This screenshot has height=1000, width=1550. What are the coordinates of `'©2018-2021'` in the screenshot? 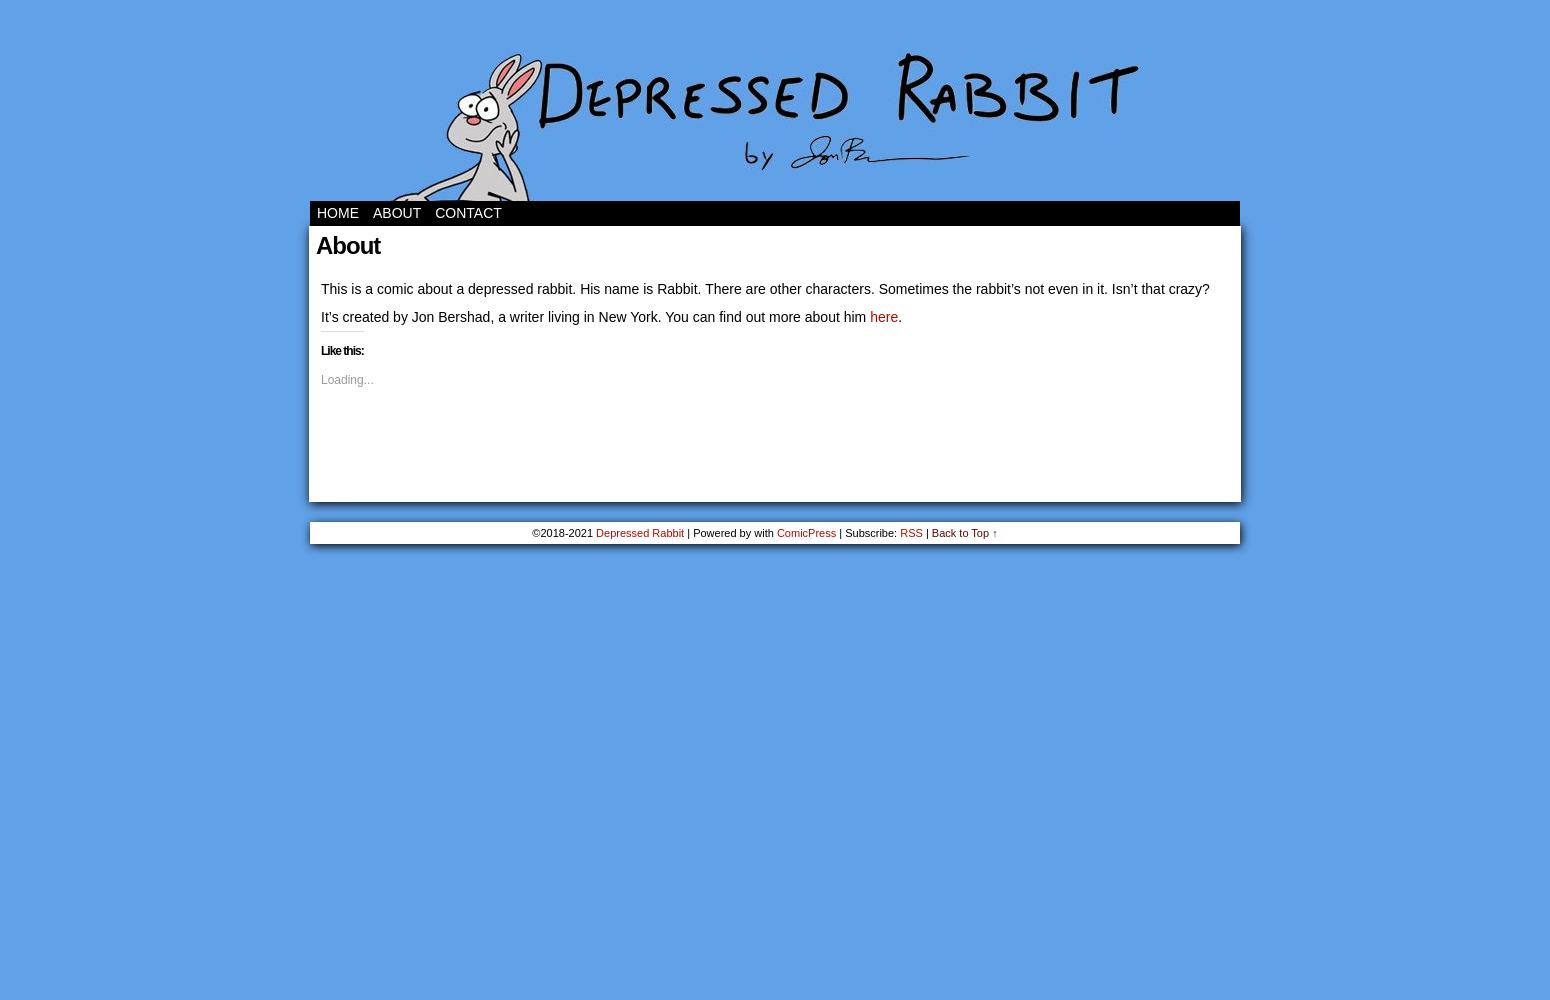 It's located at (564, 533).